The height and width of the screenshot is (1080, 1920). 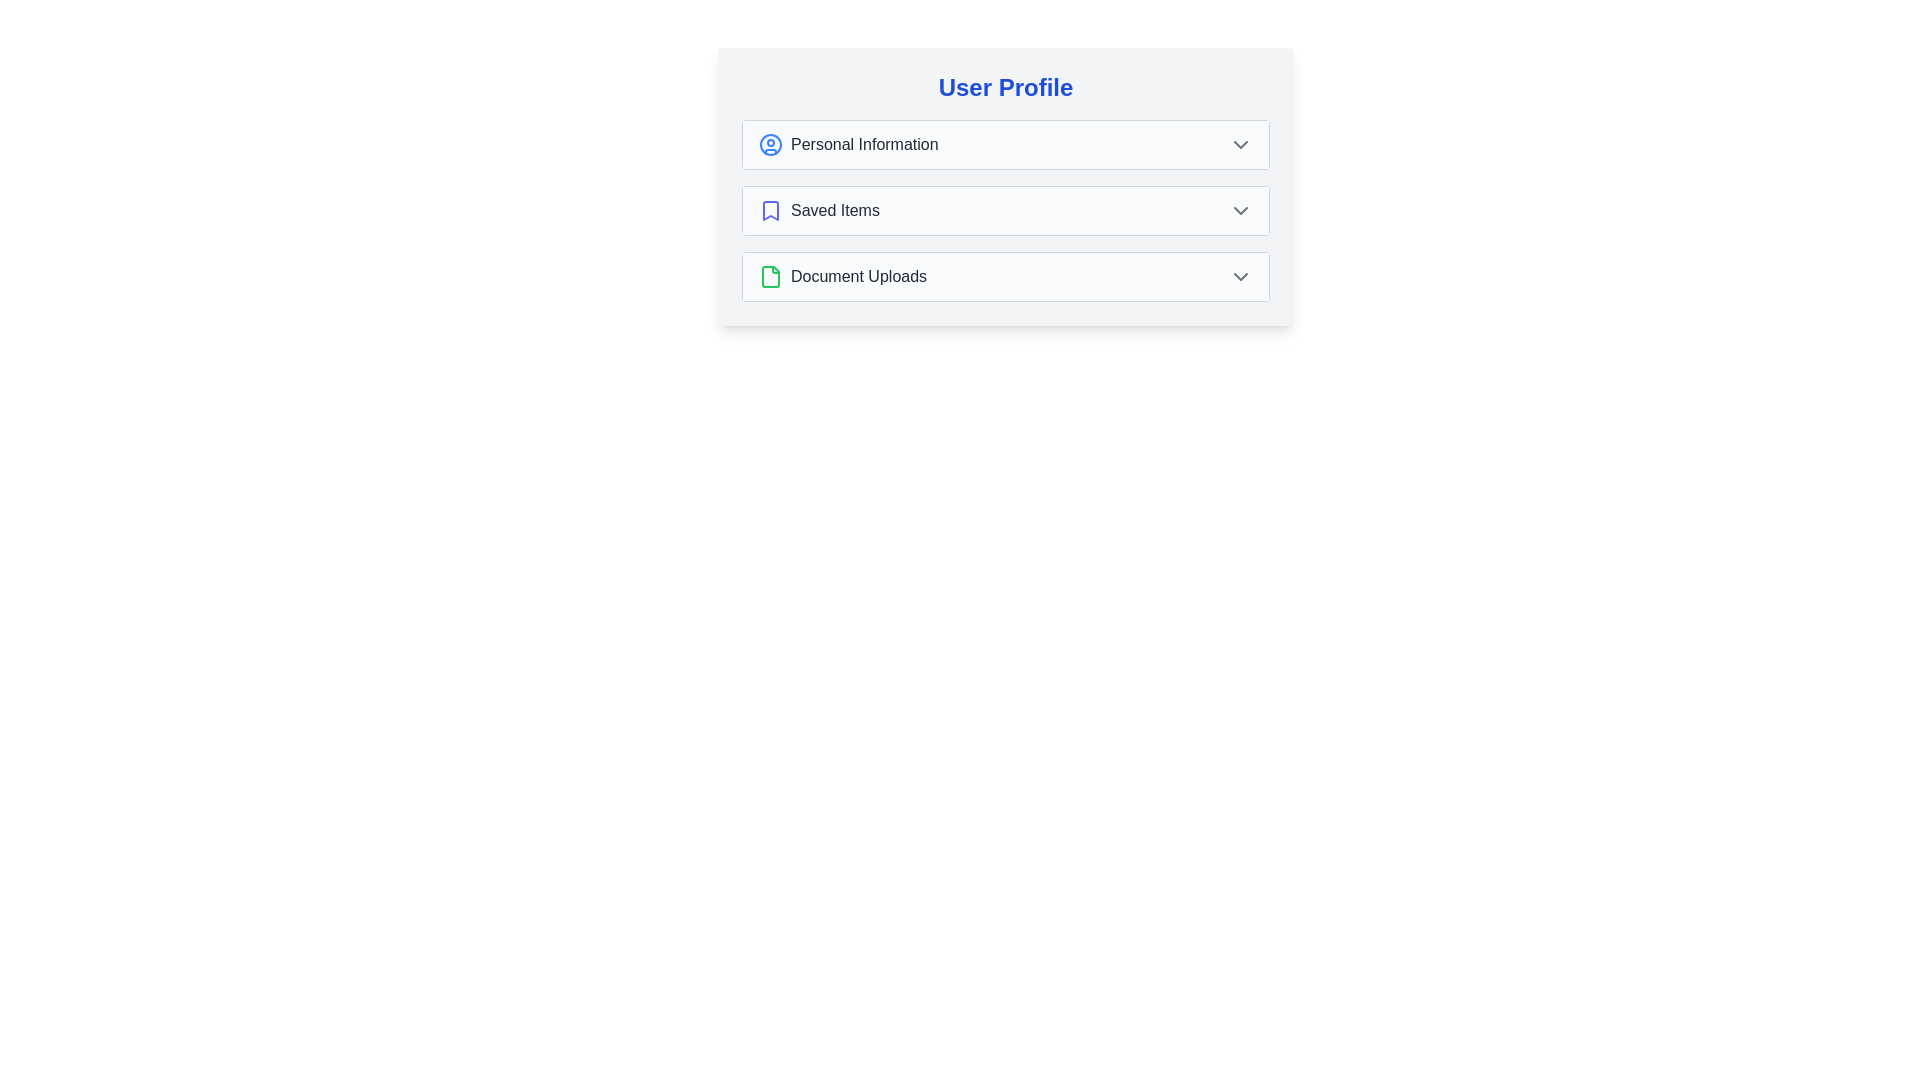 What do you see at coordinates (848, 144) in the screenshot?
I see `the 'Personal Information' header label with icon located at the top of the vertical list under the 'User Profile' section` at bounding box center [848, 144].